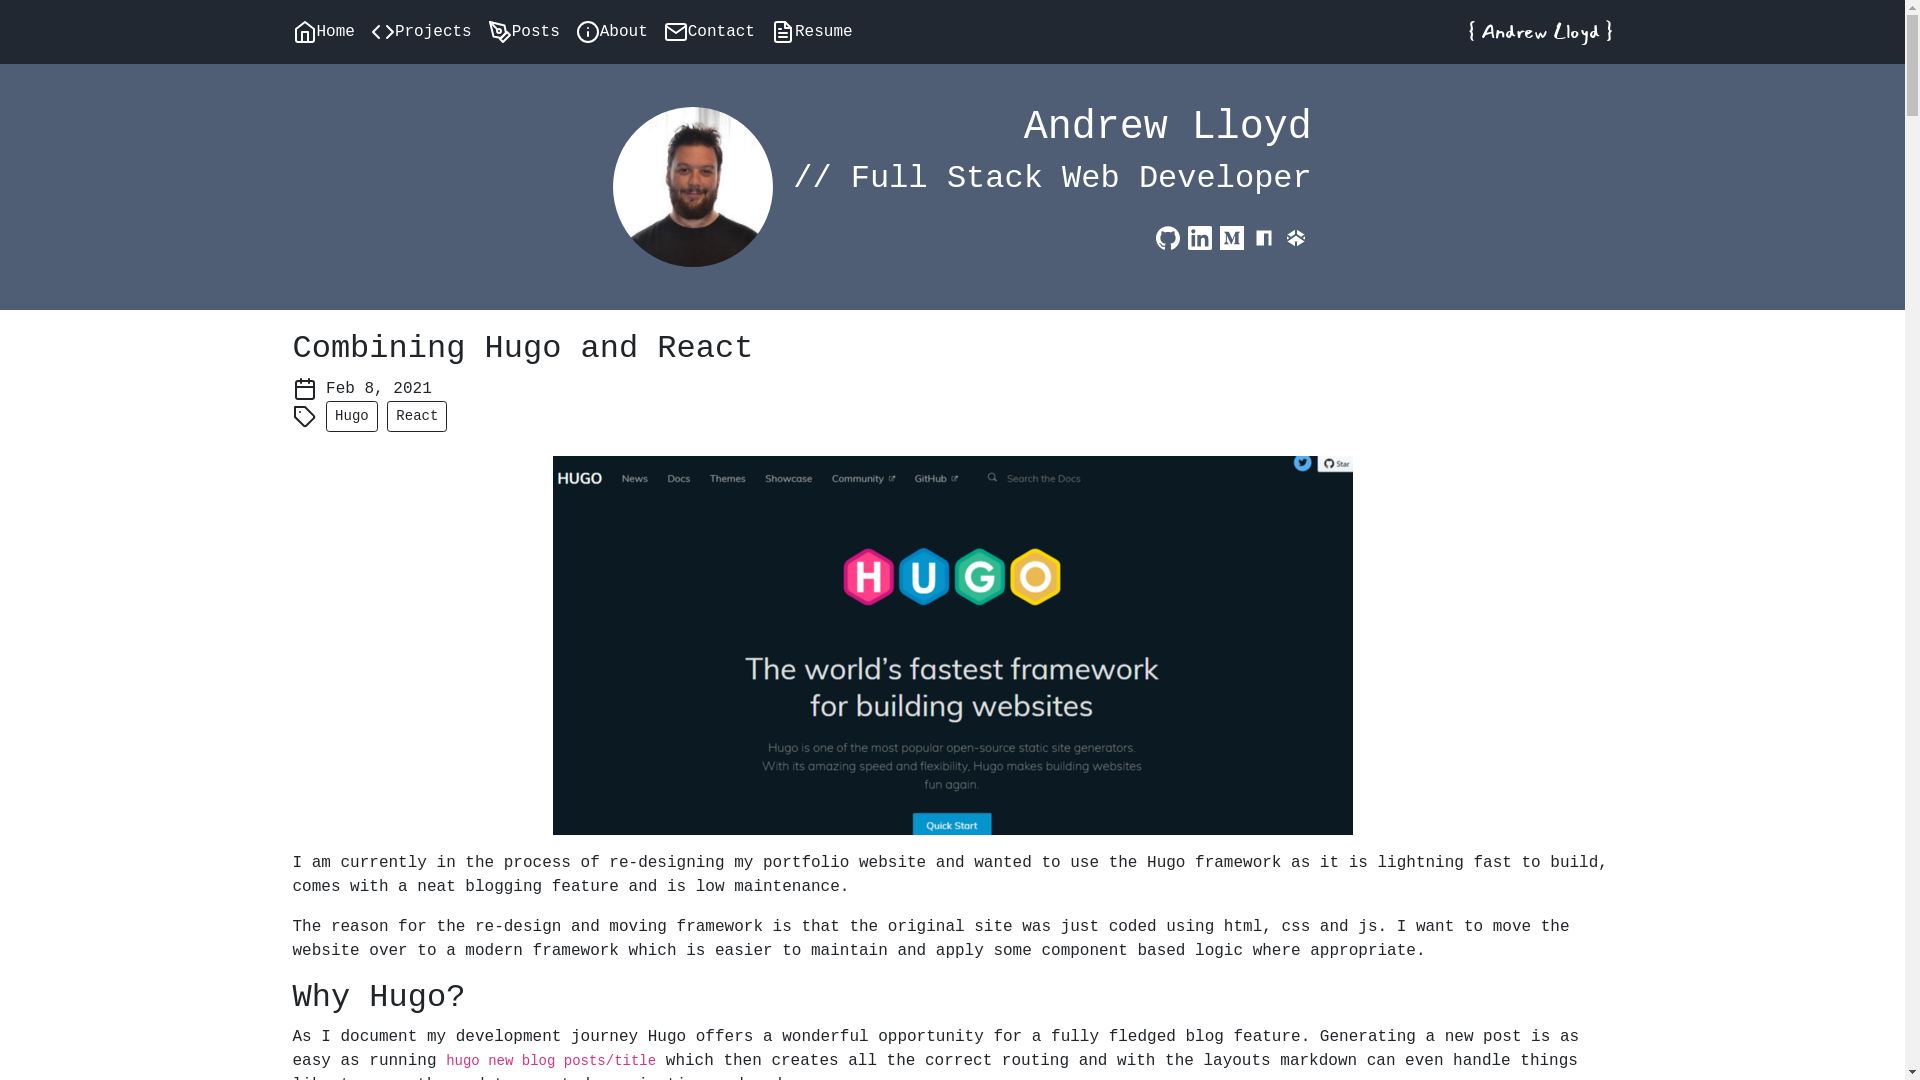  Describe the element at coordinates (326, 415) in the screenshot. I see `'Hugo'` at that location.